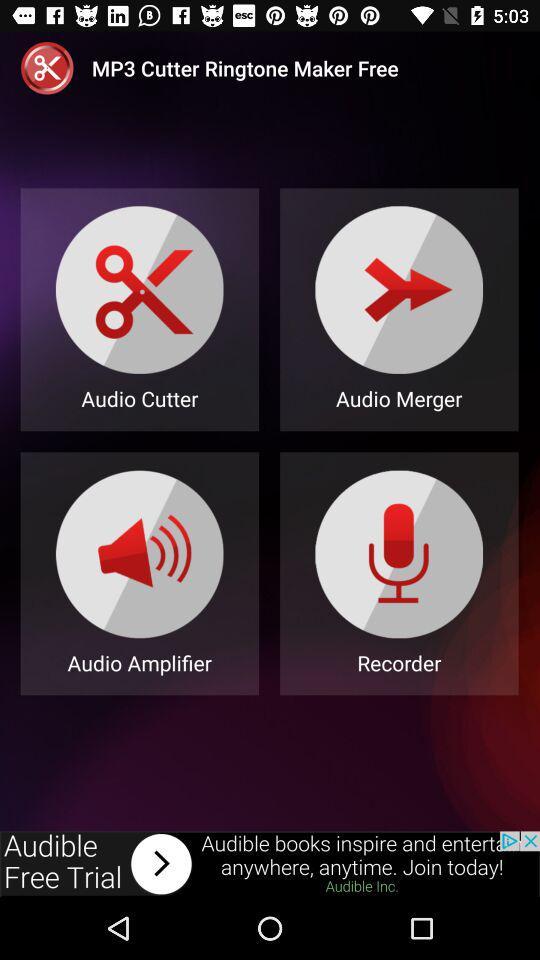 The image size is (540, 960). Describe the element at coordinates (270, 863) in the screenshot. I see `the advertisement` at that location.